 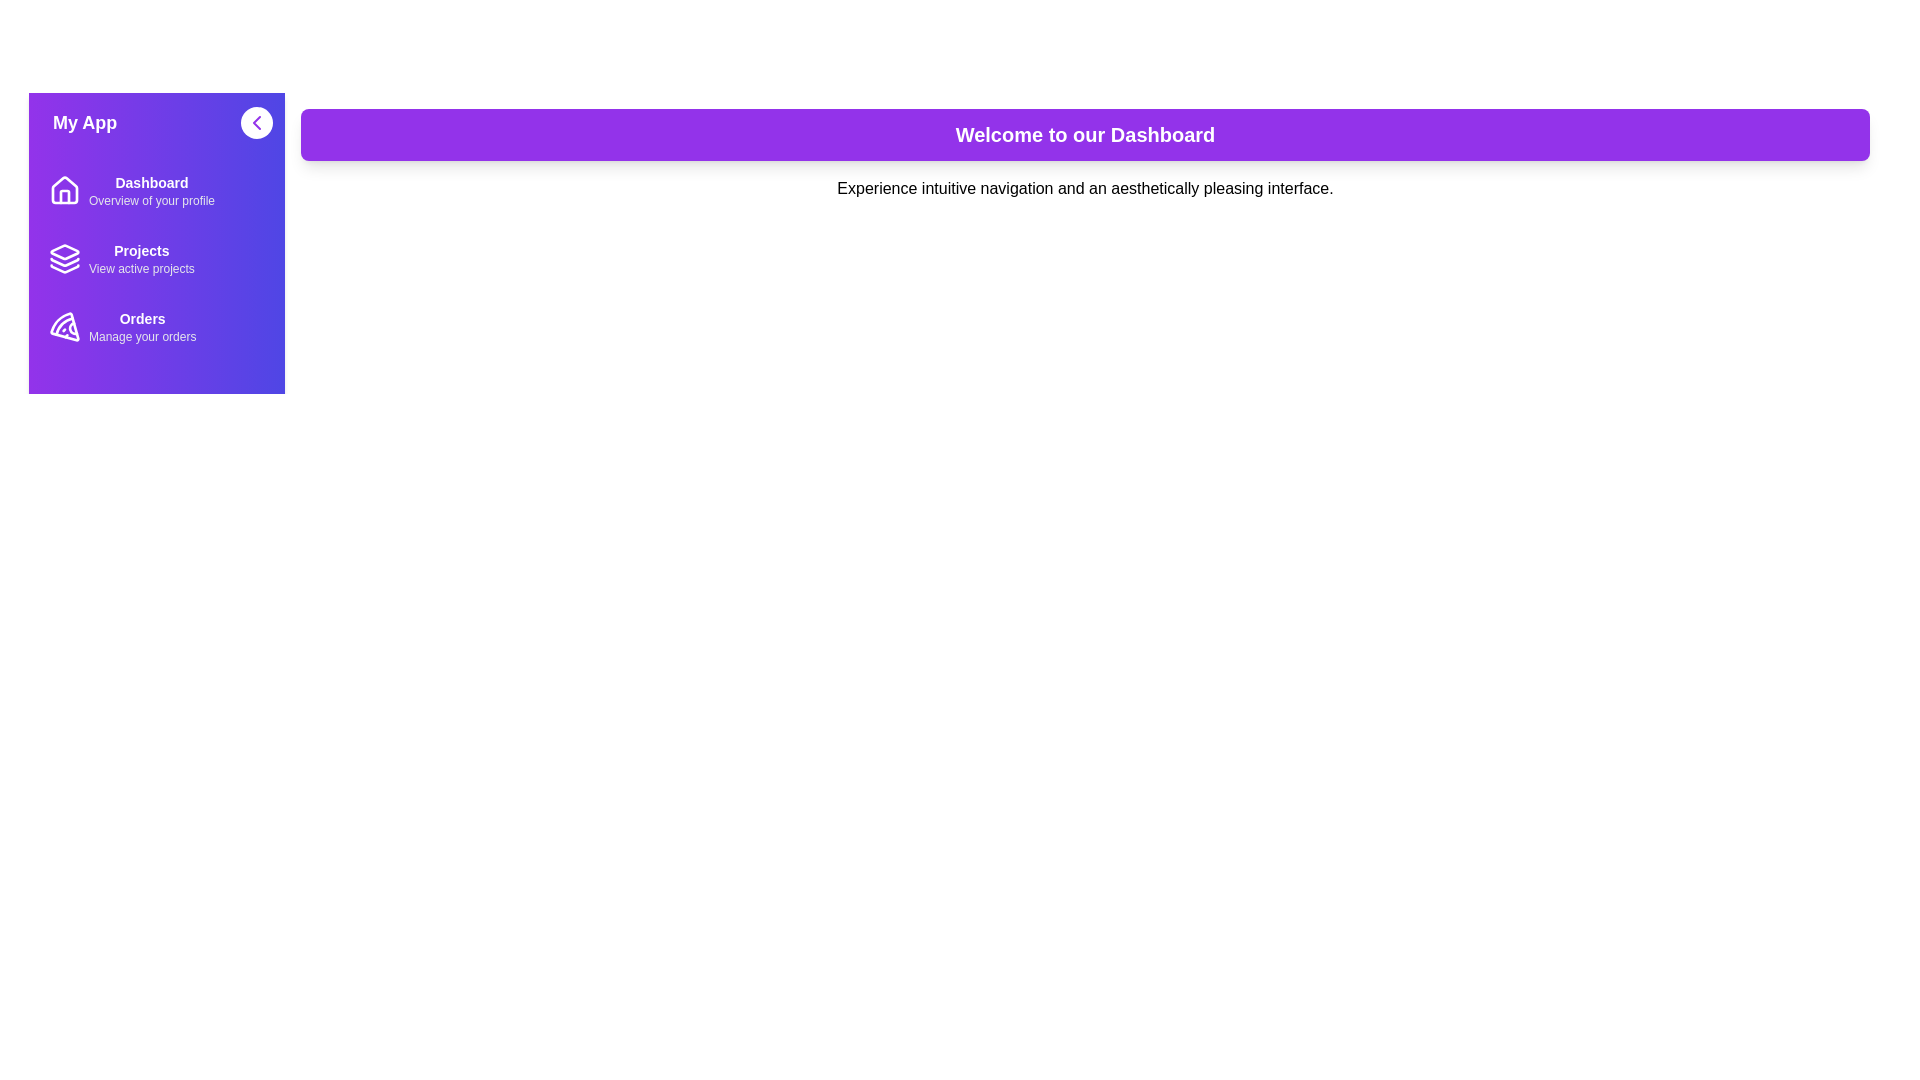 I want to click on the menu item corresponding to Projects, so click(x=156, y=257).